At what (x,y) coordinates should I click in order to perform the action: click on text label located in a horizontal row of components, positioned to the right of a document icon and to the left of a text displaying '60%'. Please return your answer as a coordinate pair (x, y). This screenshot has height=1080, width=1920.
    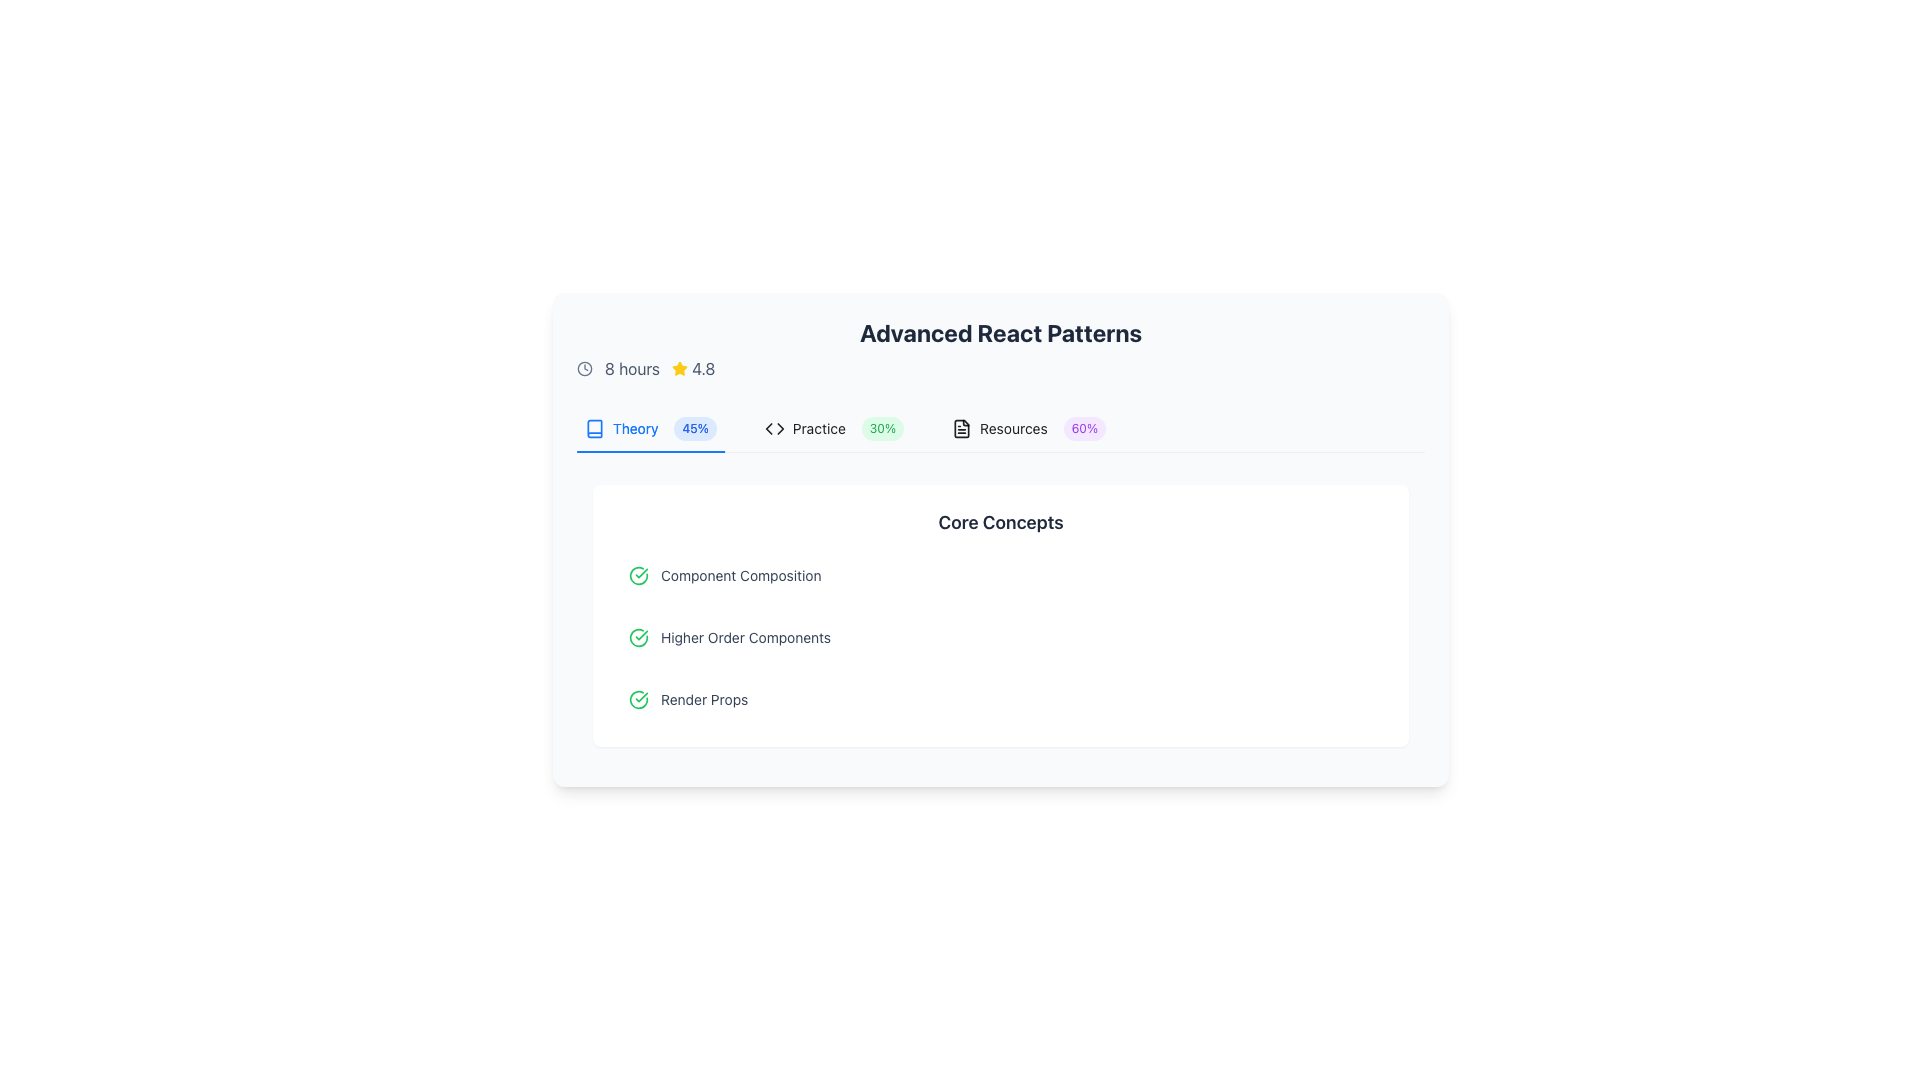
    Looking at the image, I should click on (1013, 427).